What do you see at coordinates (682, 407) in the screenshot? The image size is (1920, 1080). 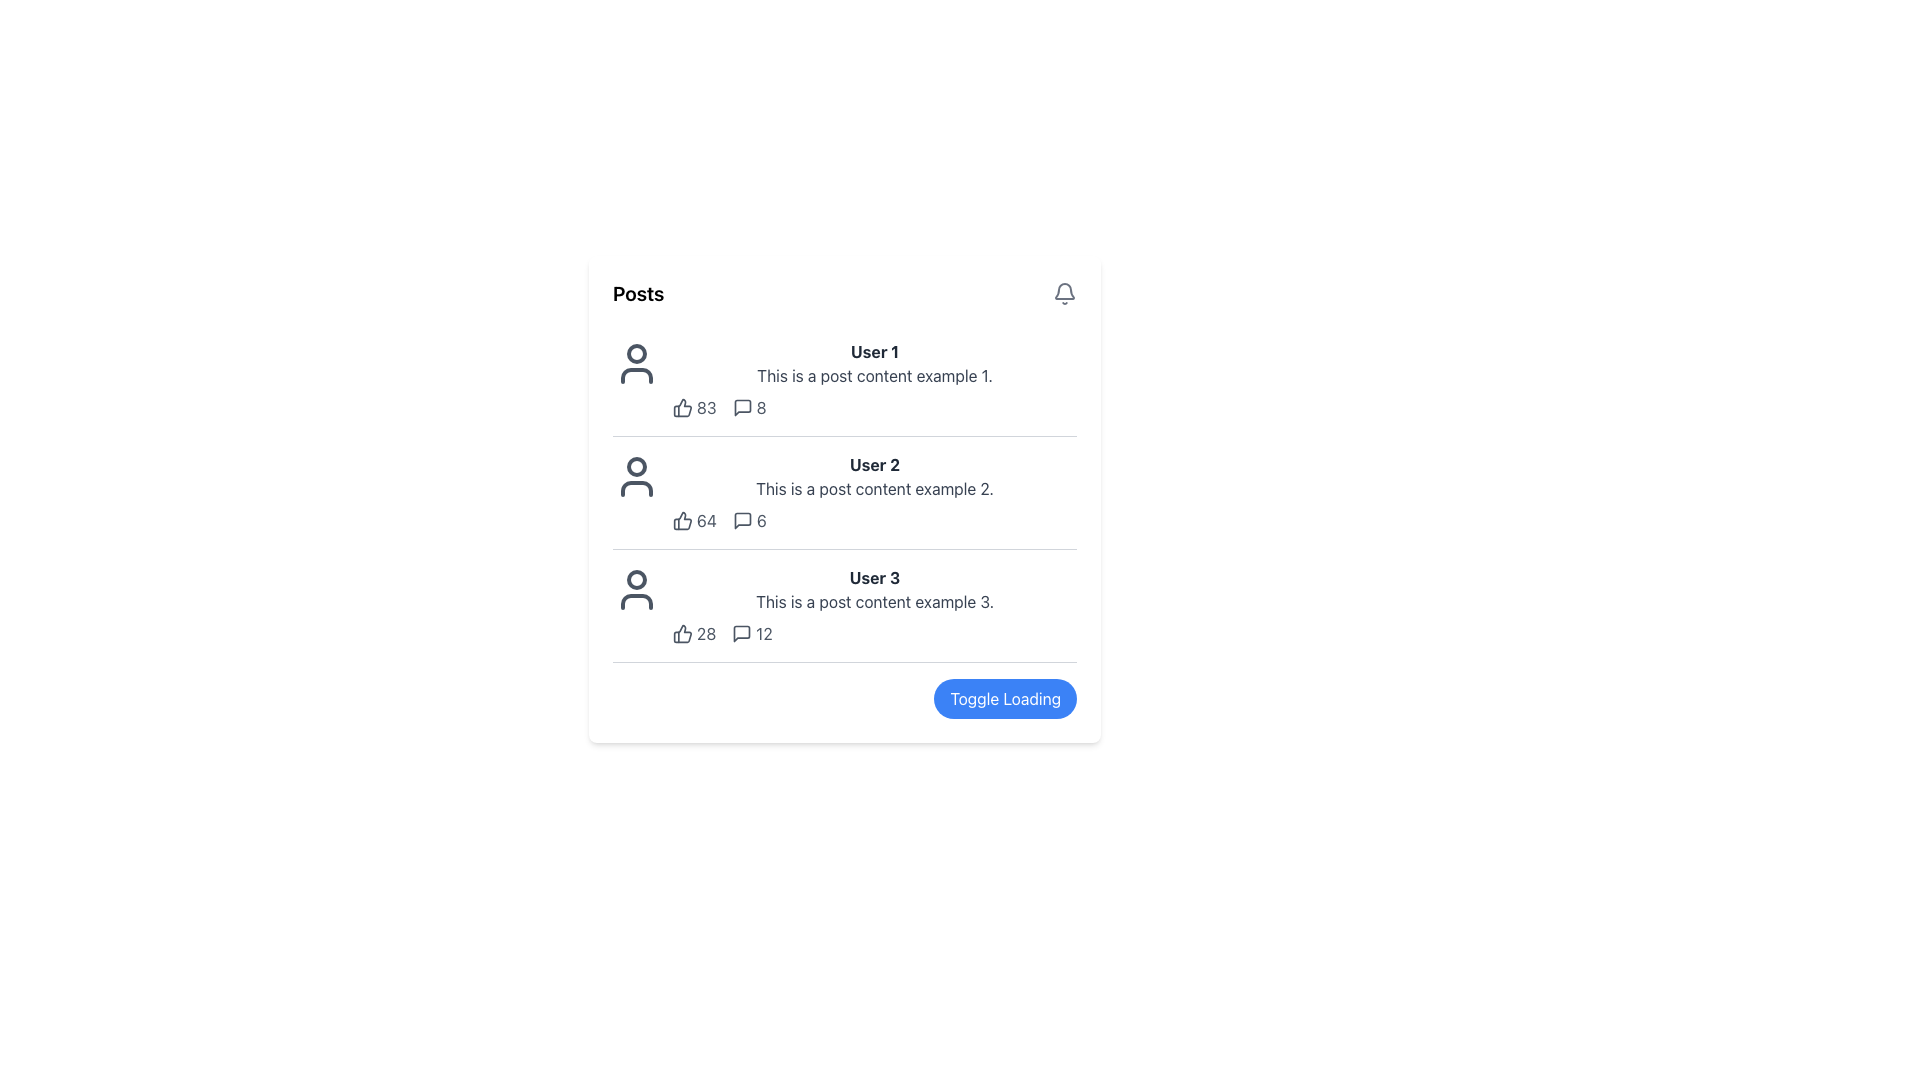 I see `the minimalist thumbs-up icon located to the left of the numerical indicator '83' in the interface` at bounding box center [682, 407].